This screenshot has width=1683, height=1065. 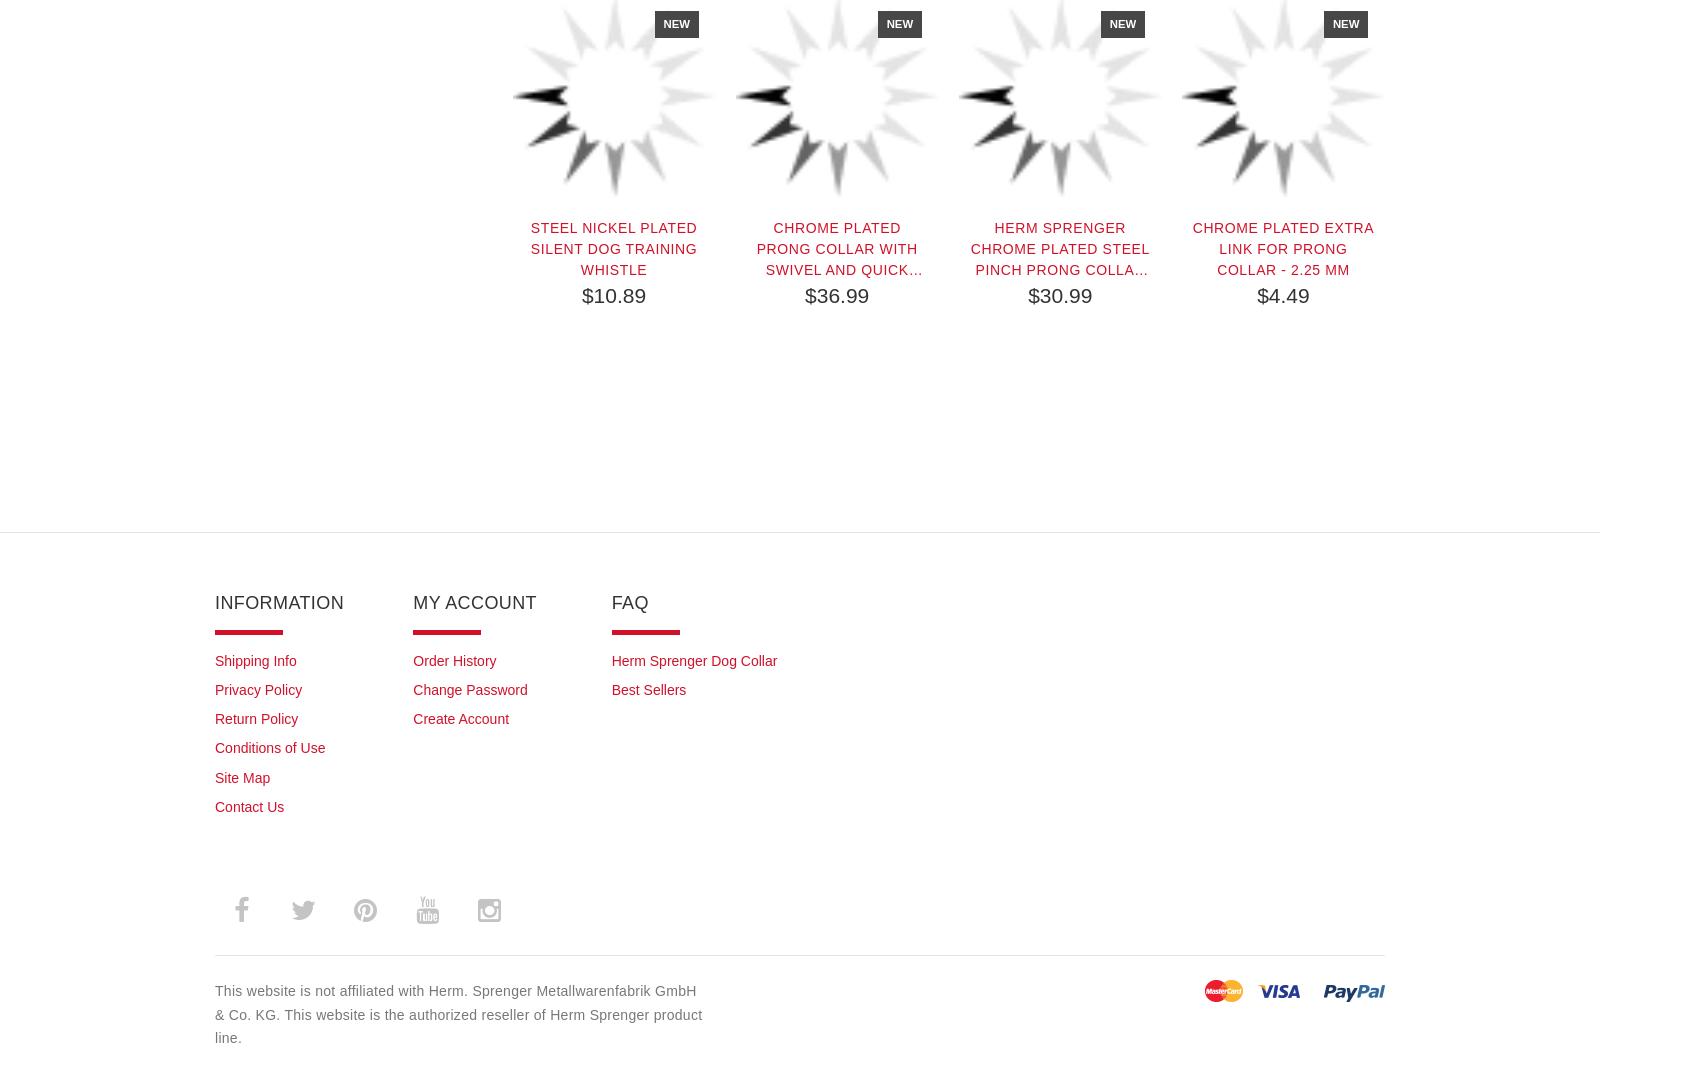 What do you see at coordinates (268, 747) in the screenshot?
I see `'Conditions of Use'` at bounding box center [268, 747].